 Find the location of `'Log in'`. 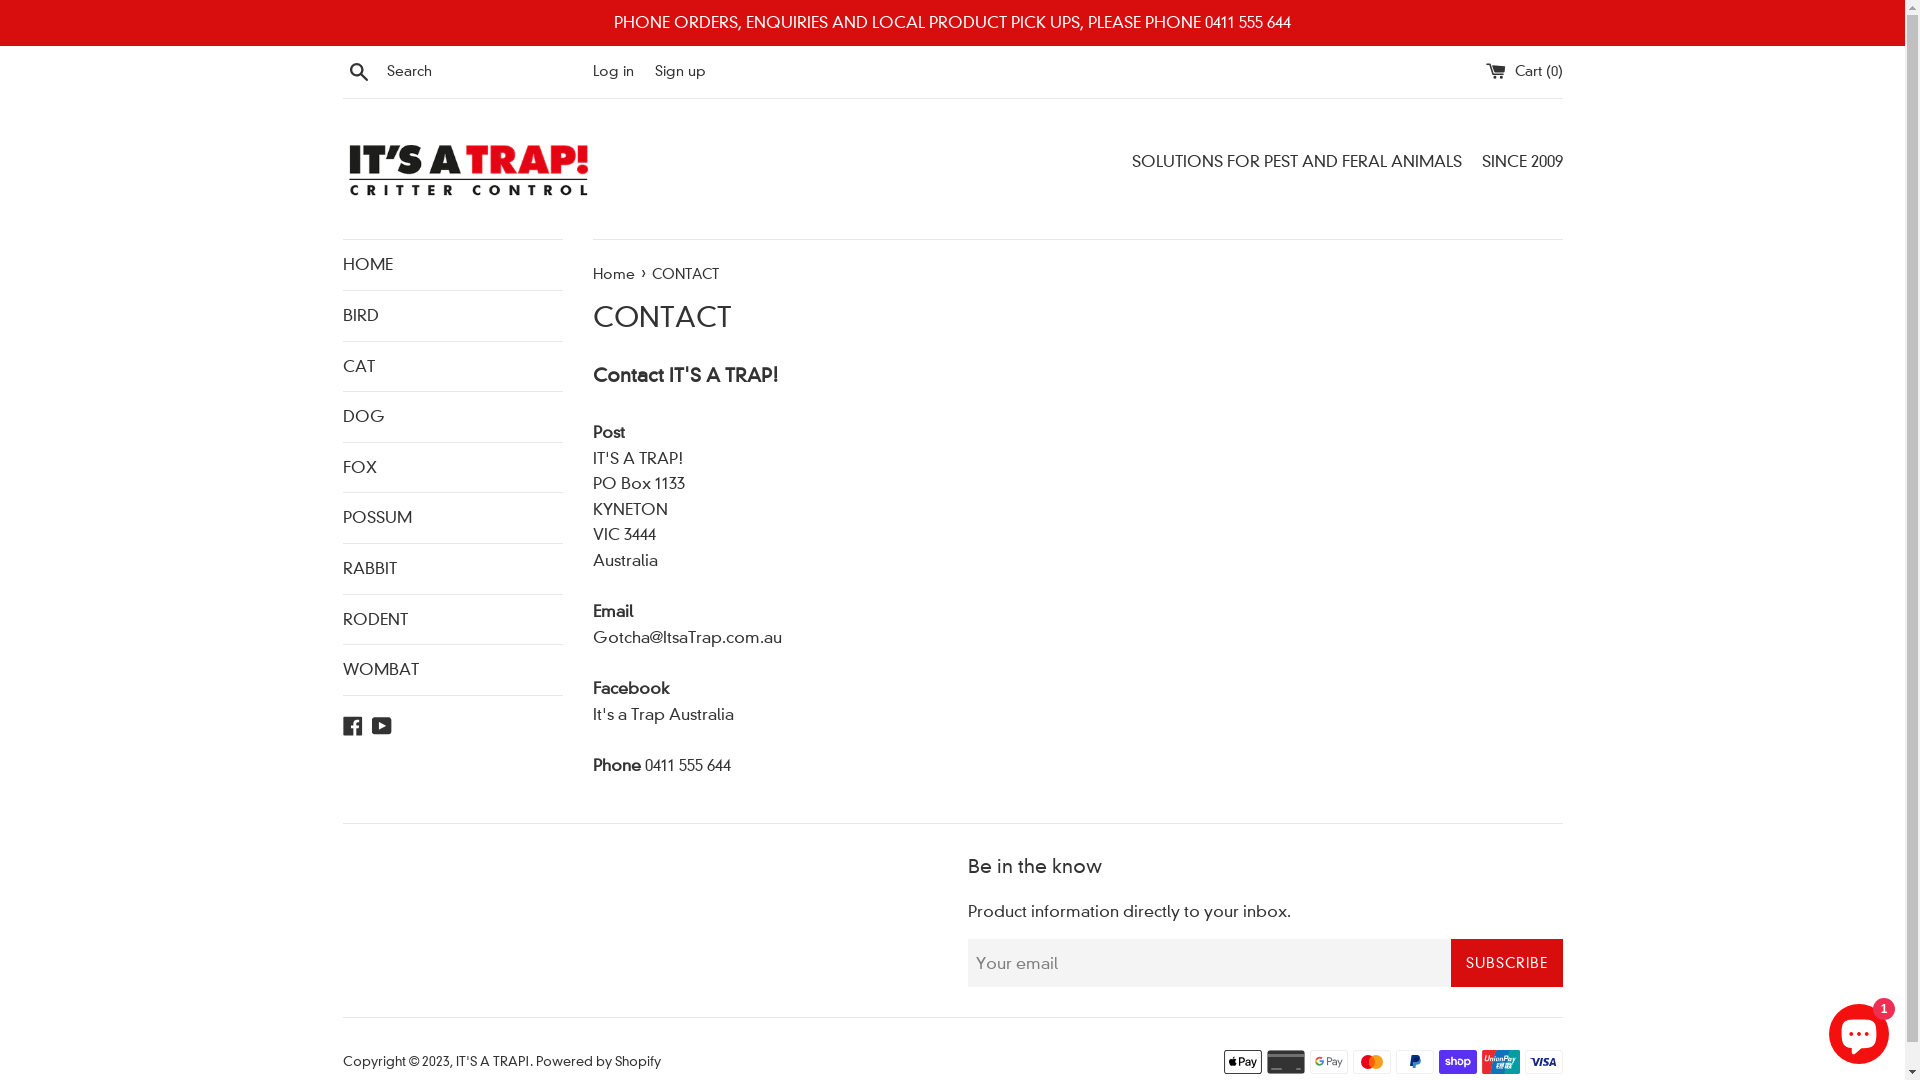

'Log in' is located at coordinates (611, 69).